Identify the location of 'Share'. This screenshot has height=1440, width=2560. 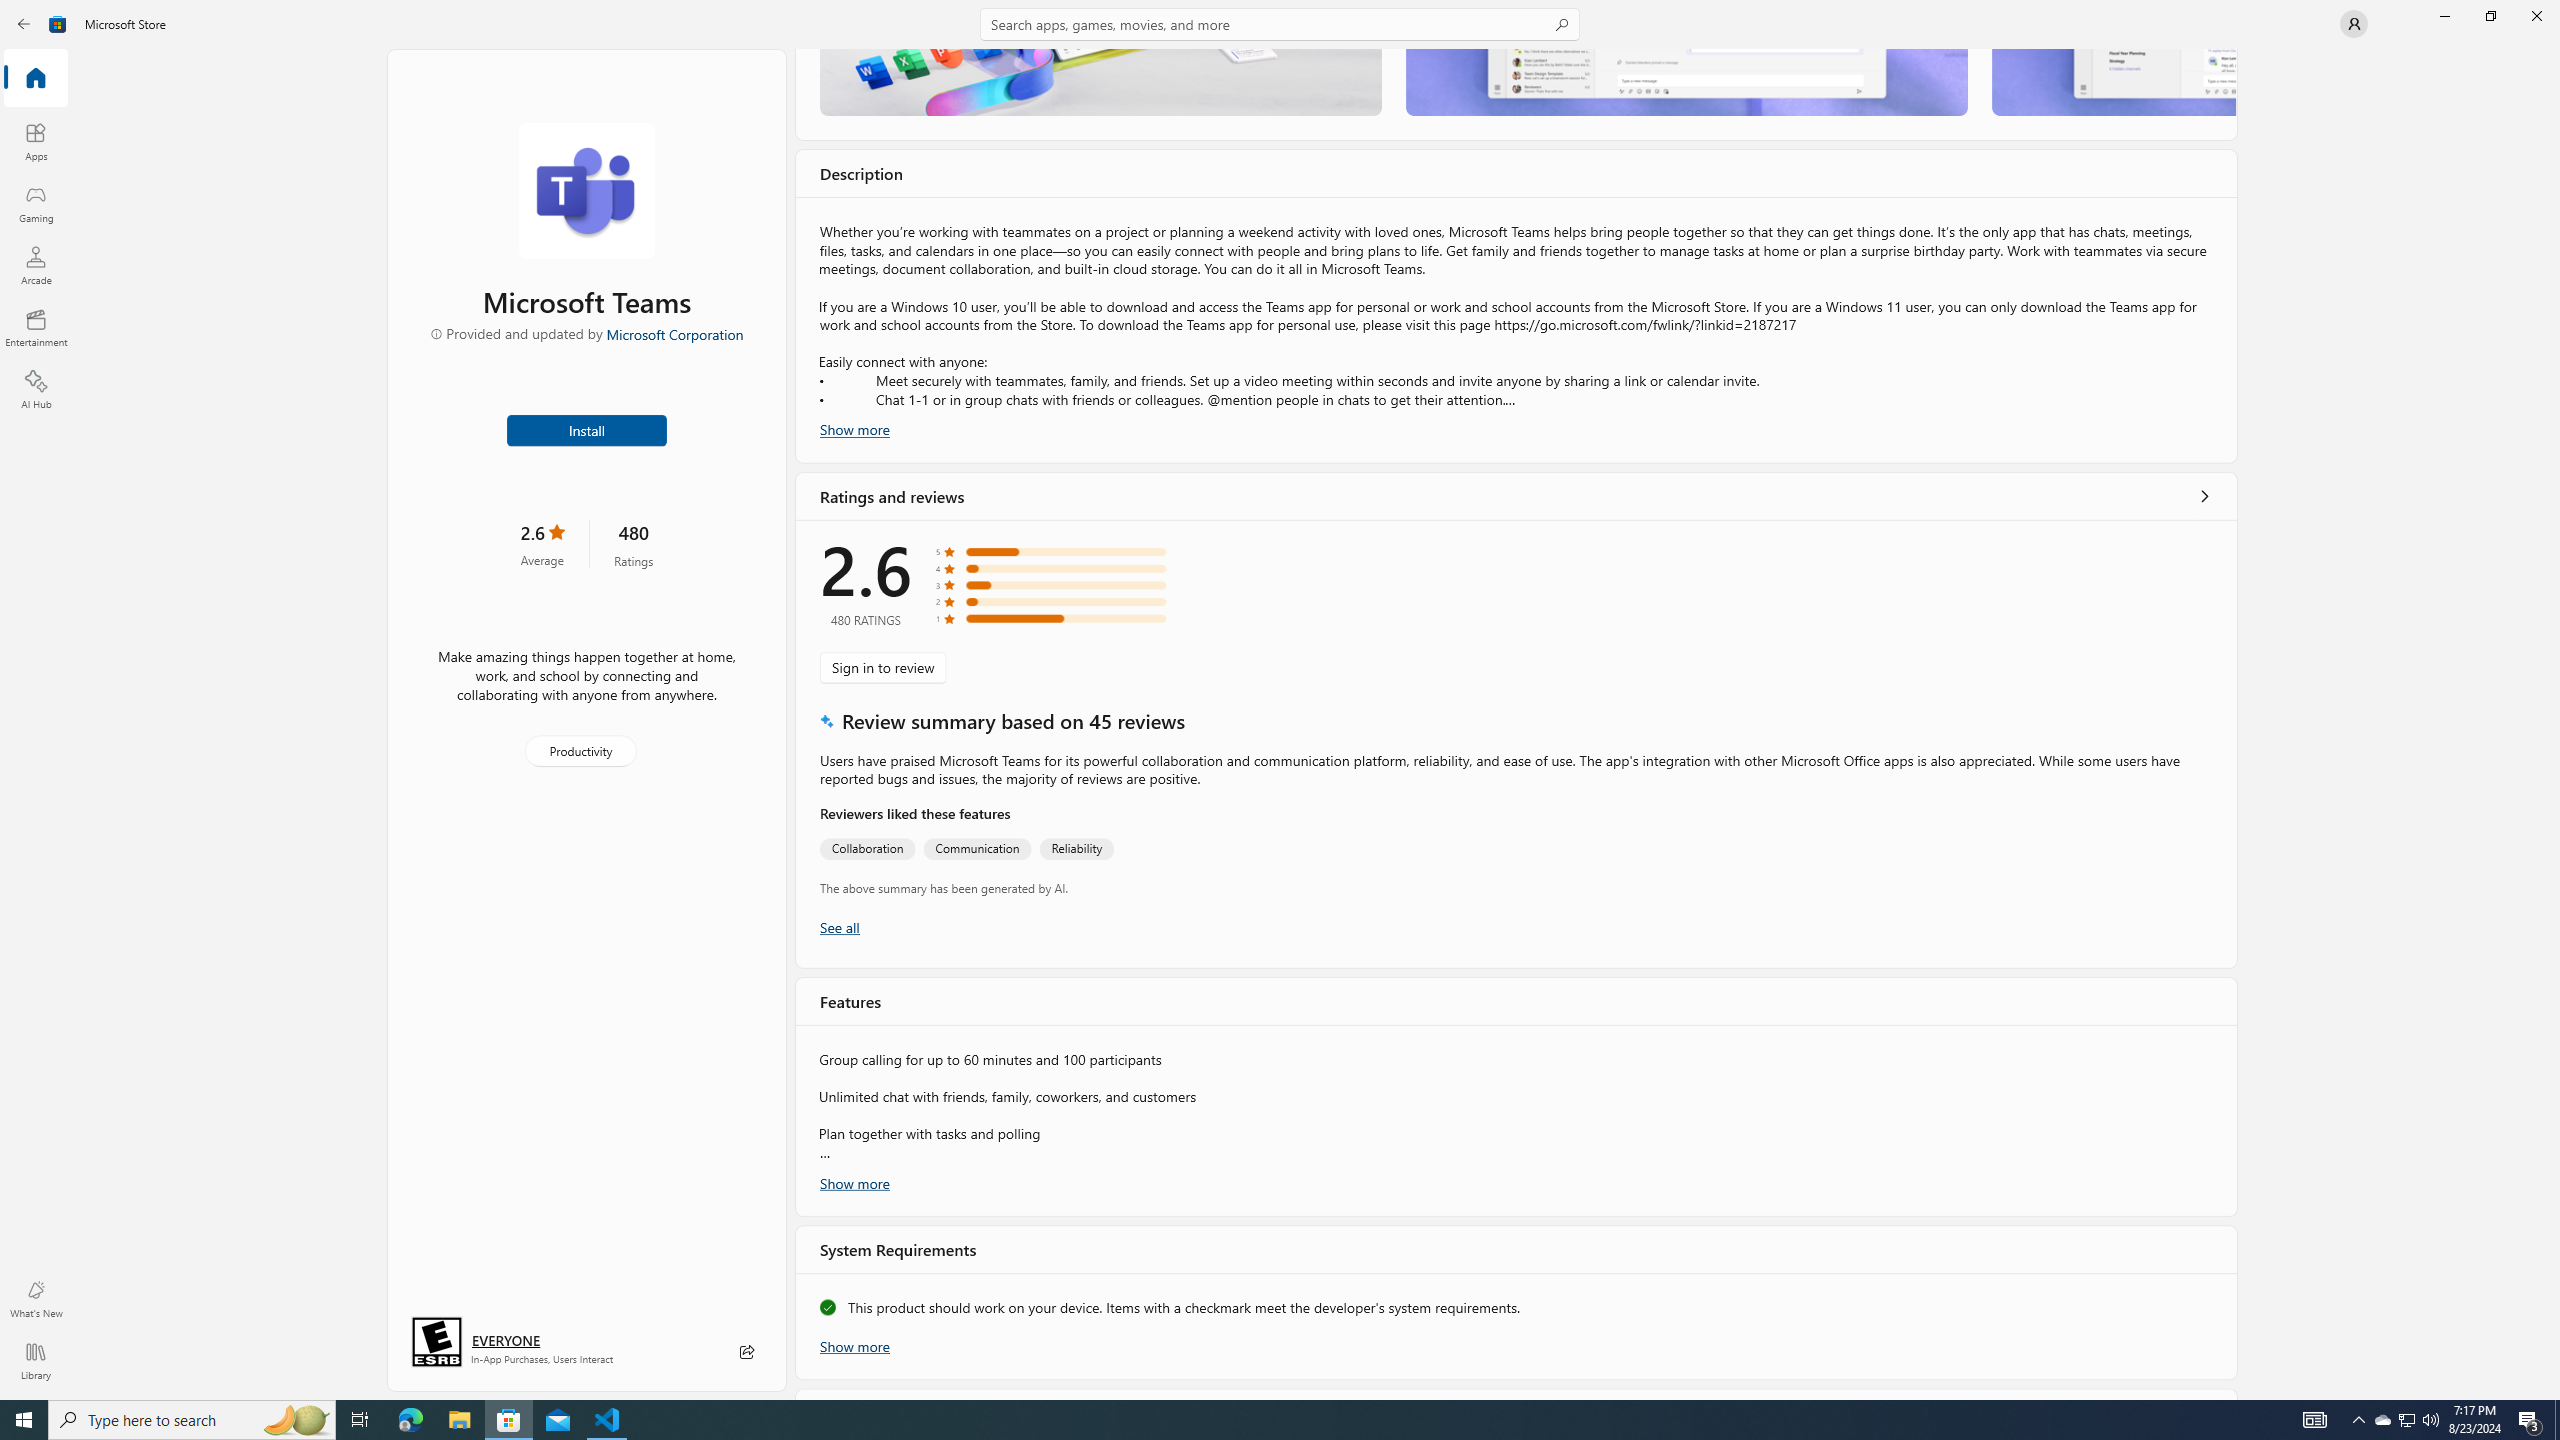
(746, 1351).